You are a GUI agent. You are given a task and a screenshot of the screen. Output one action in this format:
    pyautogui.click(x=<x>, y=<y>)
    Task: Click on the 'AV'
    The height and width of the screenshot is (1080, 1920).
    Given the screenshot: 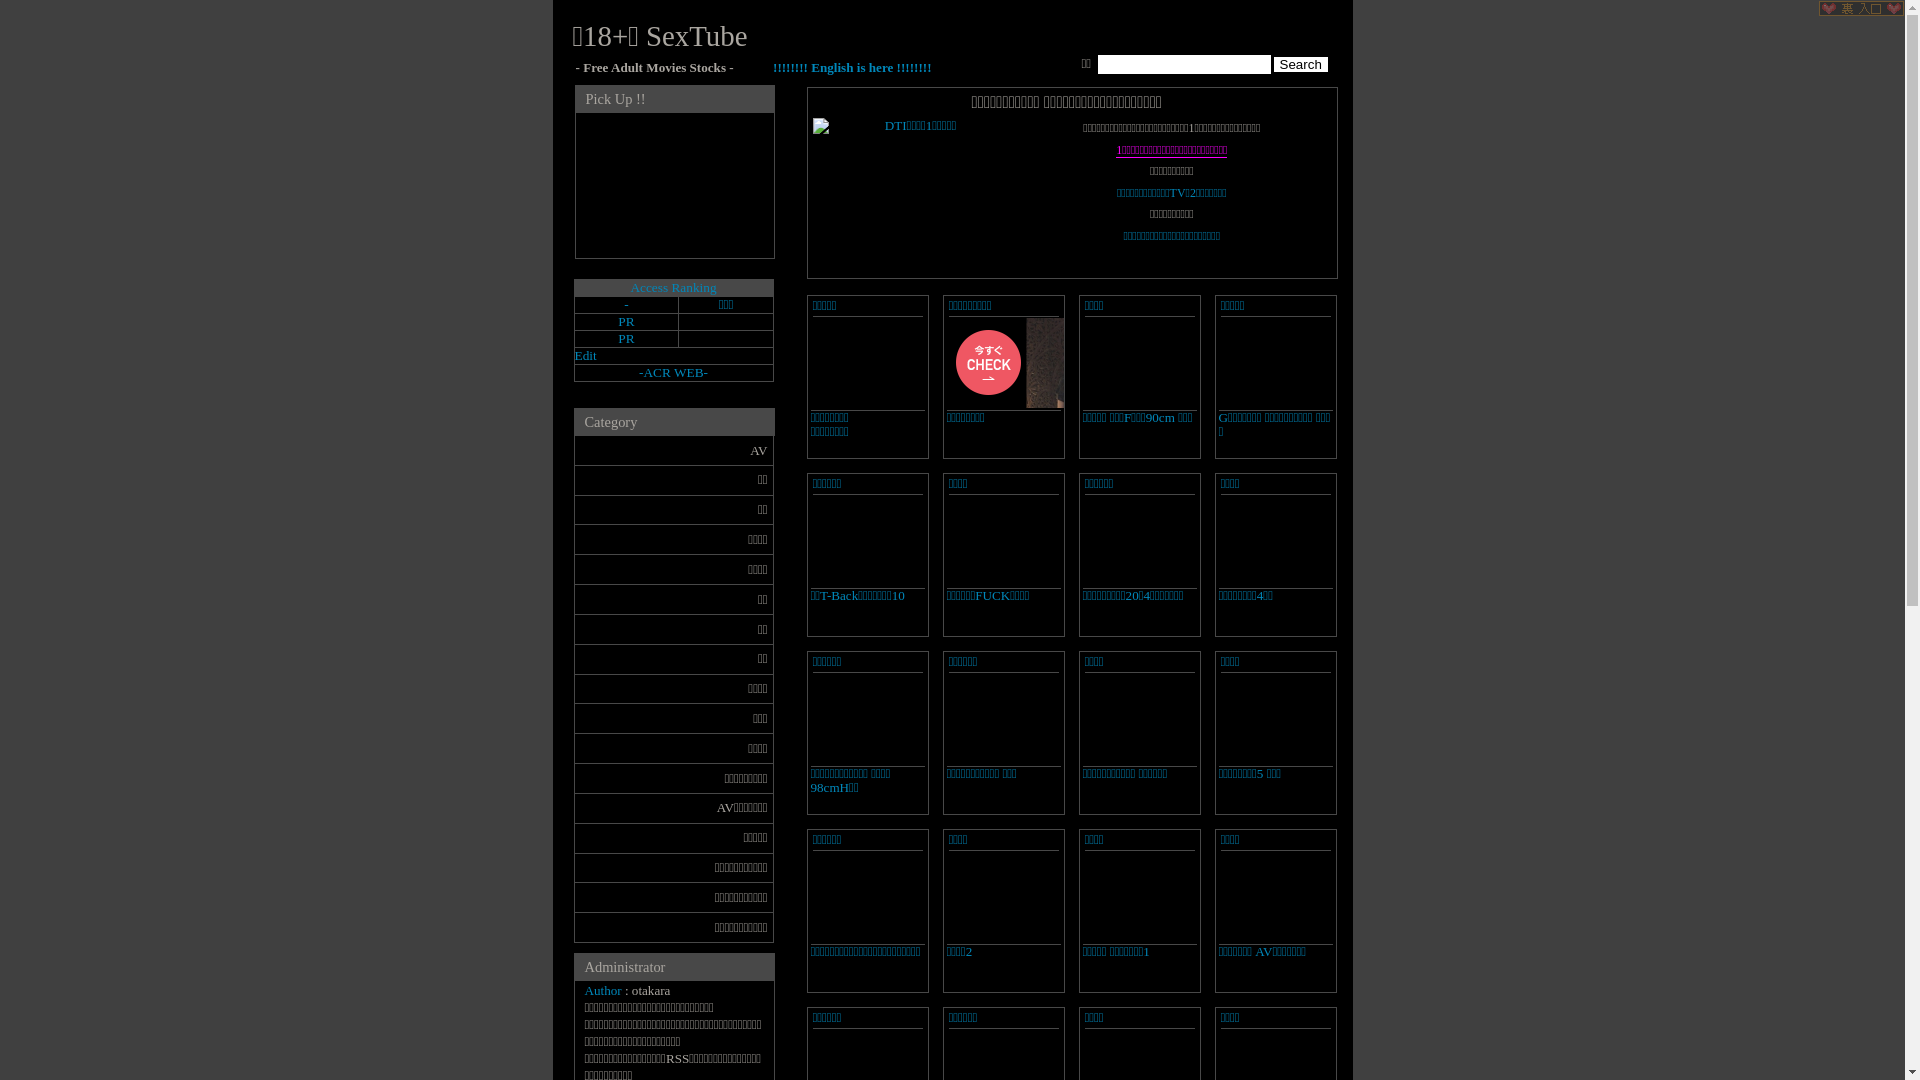 What is the action you would take?
    pyautogui.click(x=673, y=451)
    